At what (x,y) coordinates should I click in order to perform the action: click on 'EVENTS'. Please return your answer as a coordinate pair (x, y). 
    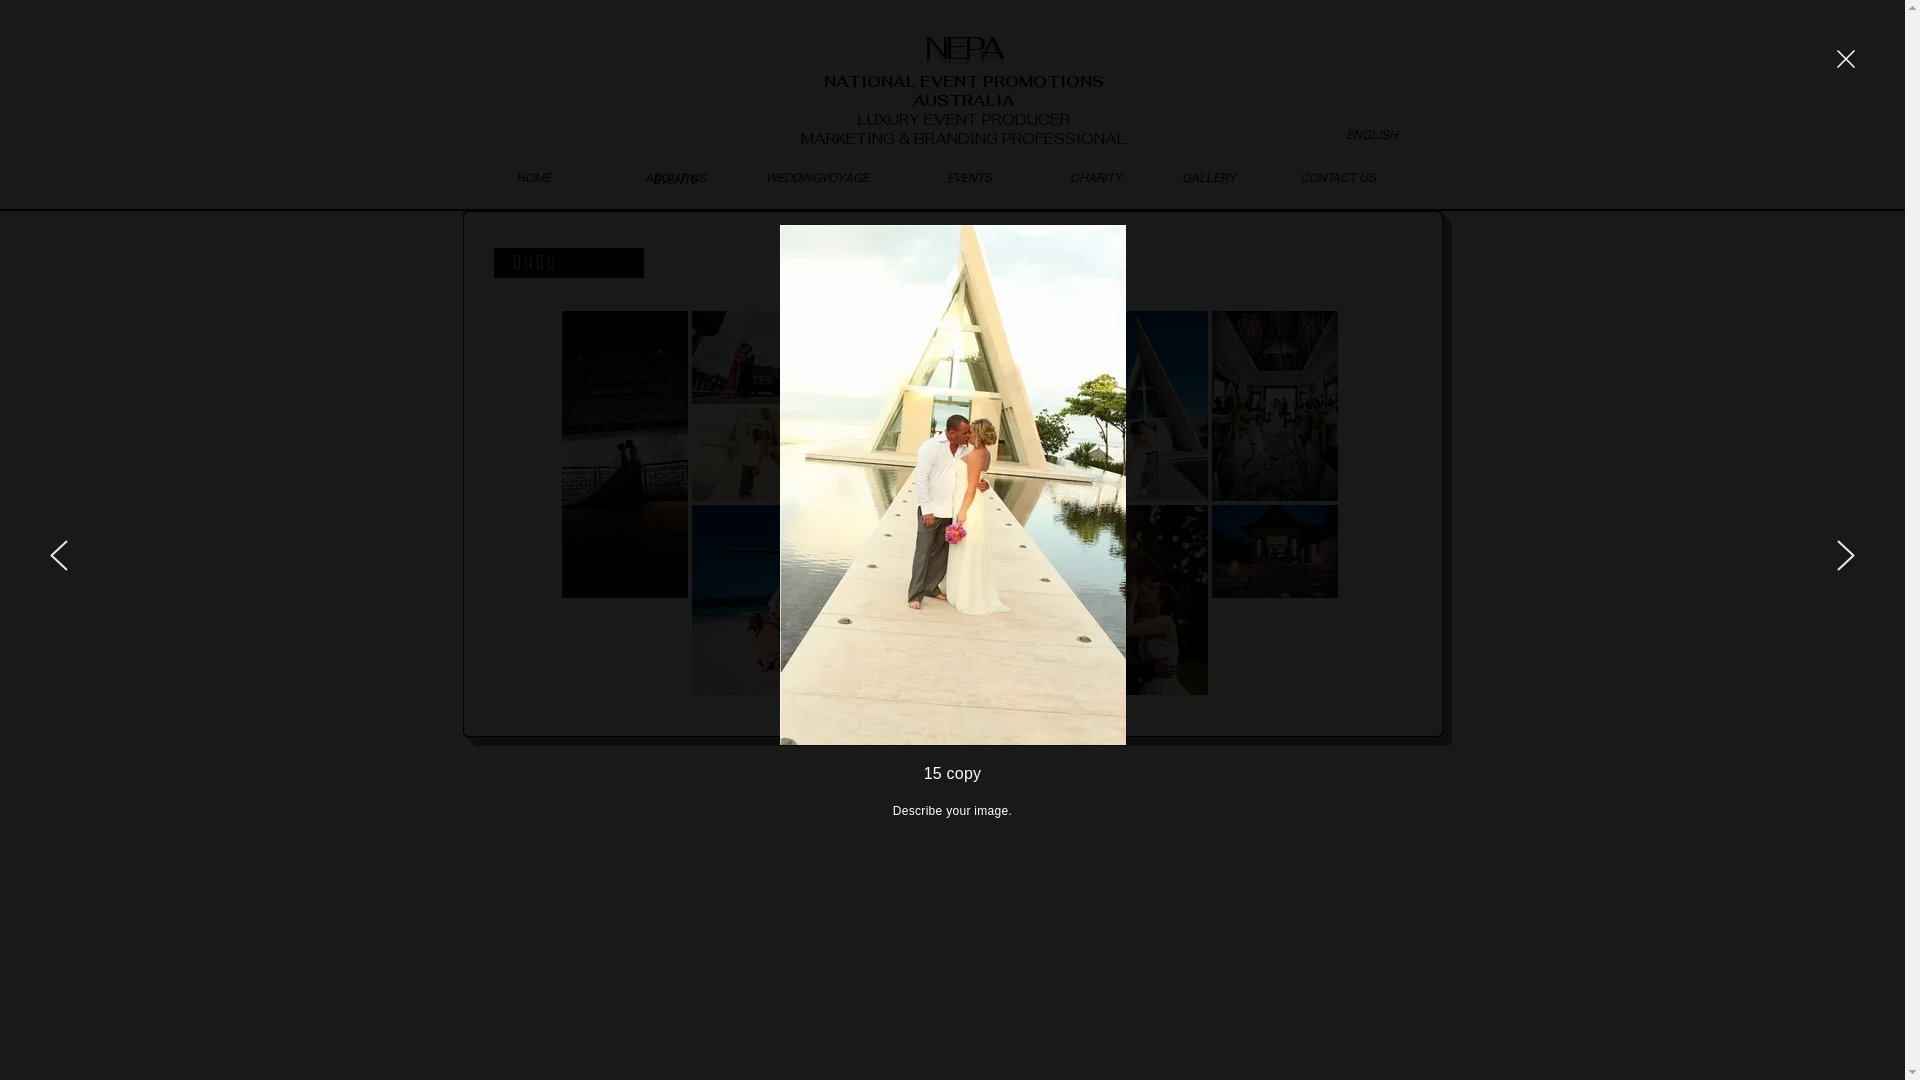
    Looking at the image, I should click on (969, 176).